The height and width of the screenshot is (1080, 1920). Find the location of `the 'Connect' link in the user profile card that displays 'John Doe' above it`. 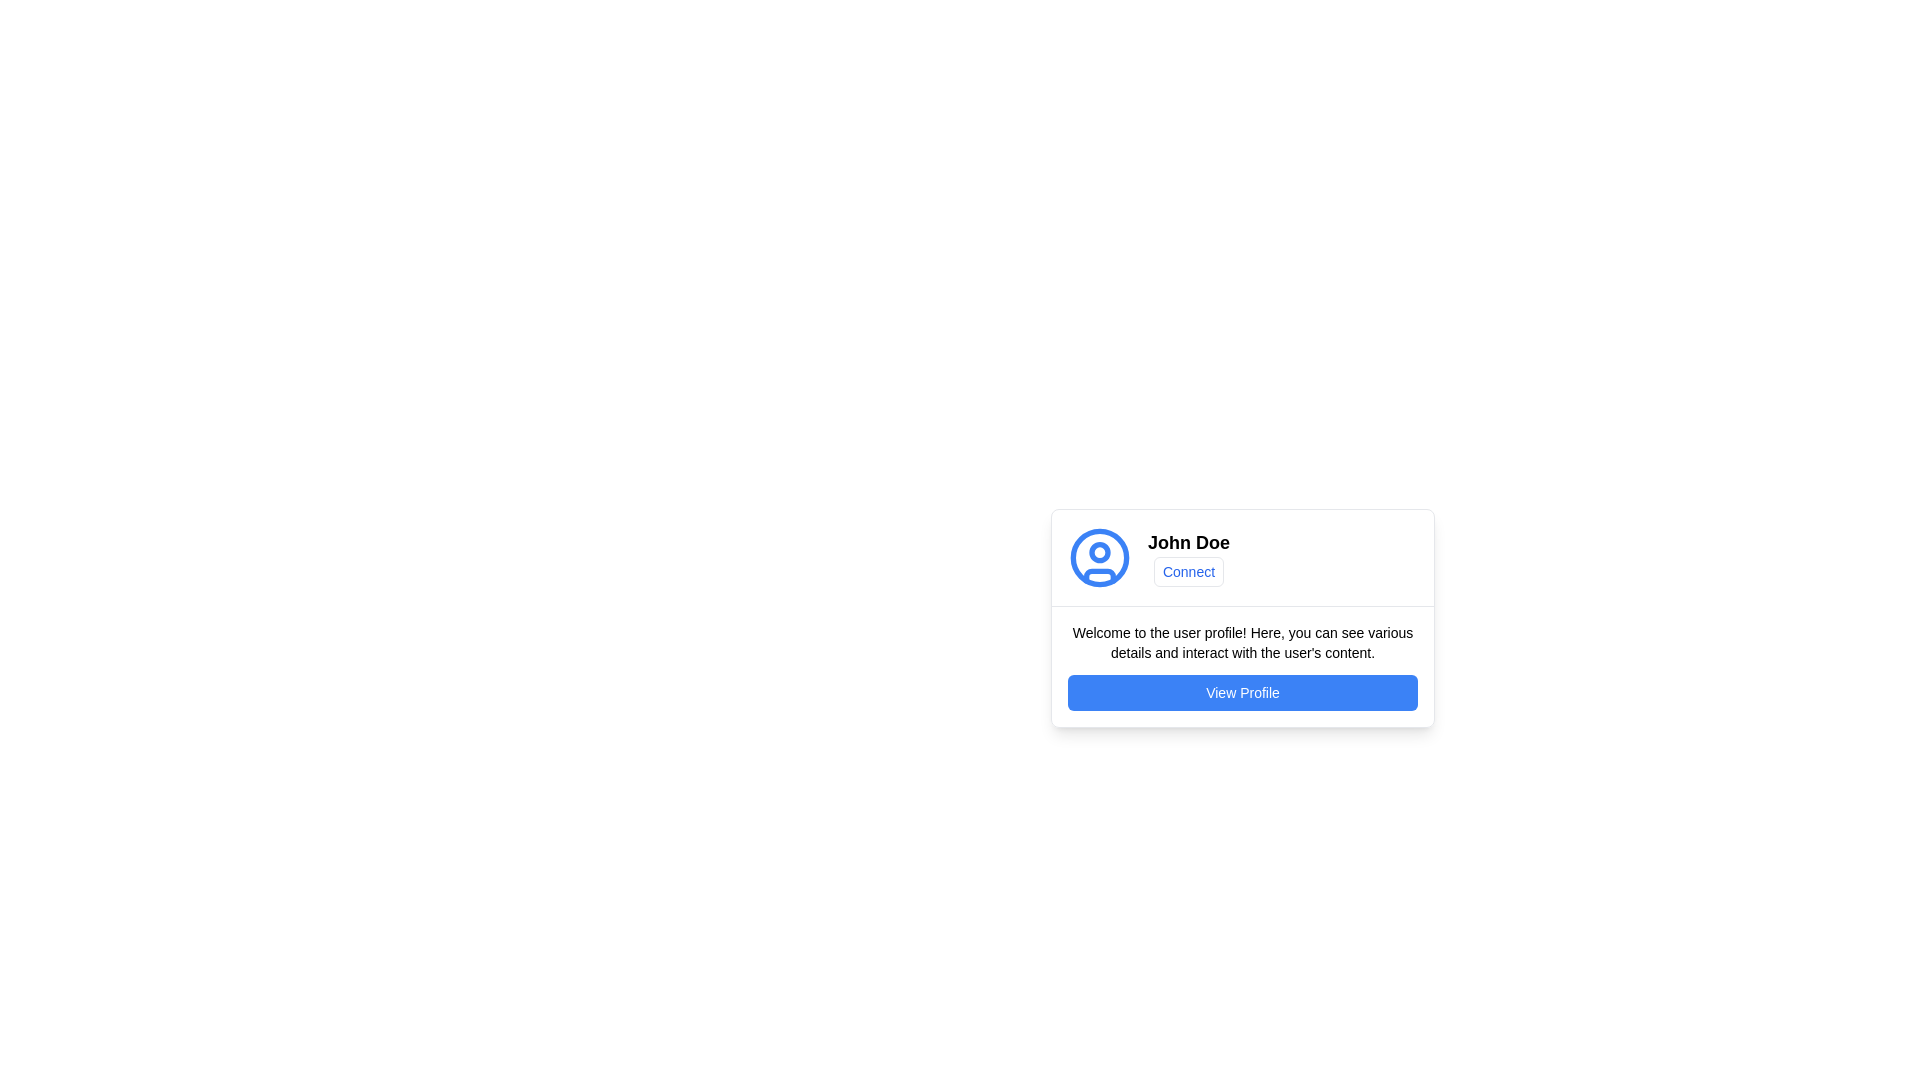

the 'Connect' link in the user profile card that displays 'John Doe' above it is located at coordinates (1189, 558).